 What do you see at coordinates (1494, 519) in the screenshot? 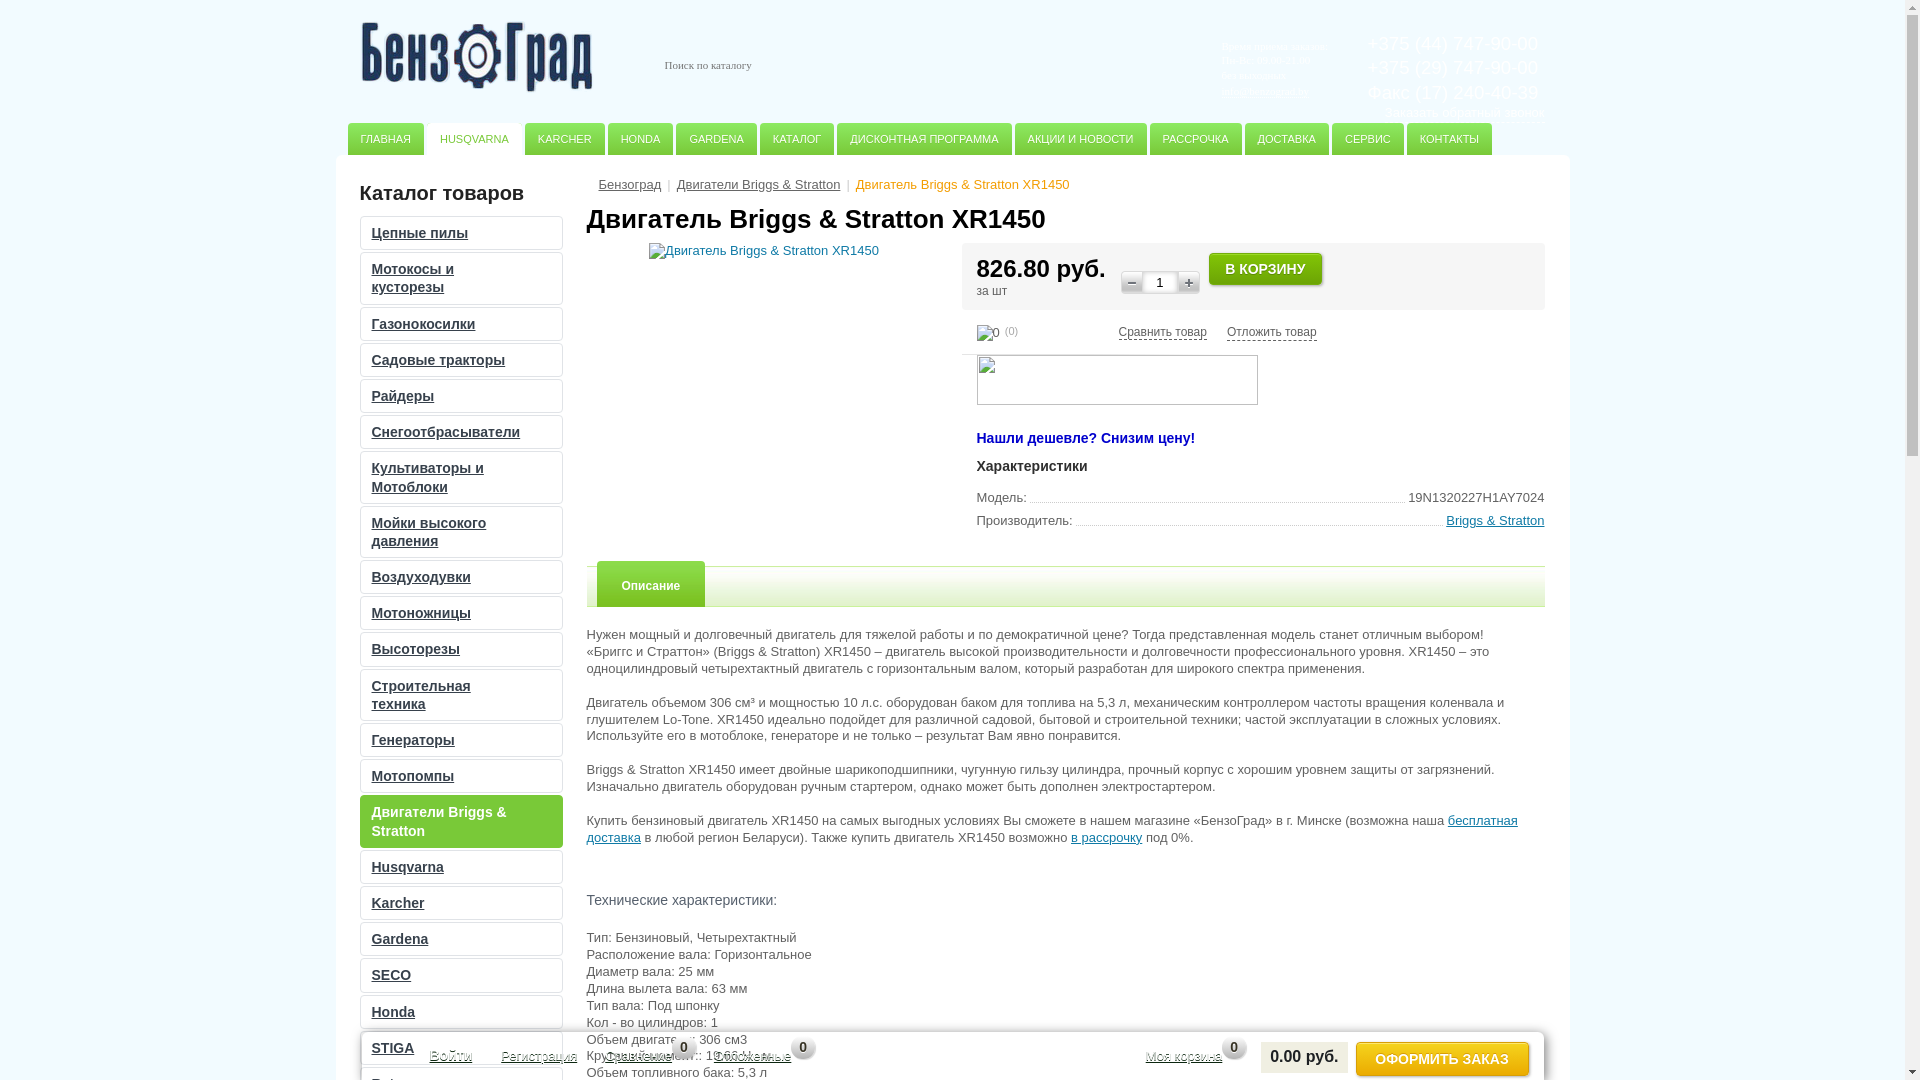
I see `'Briggs & Stratton'` at bounding box center [1494, 519].